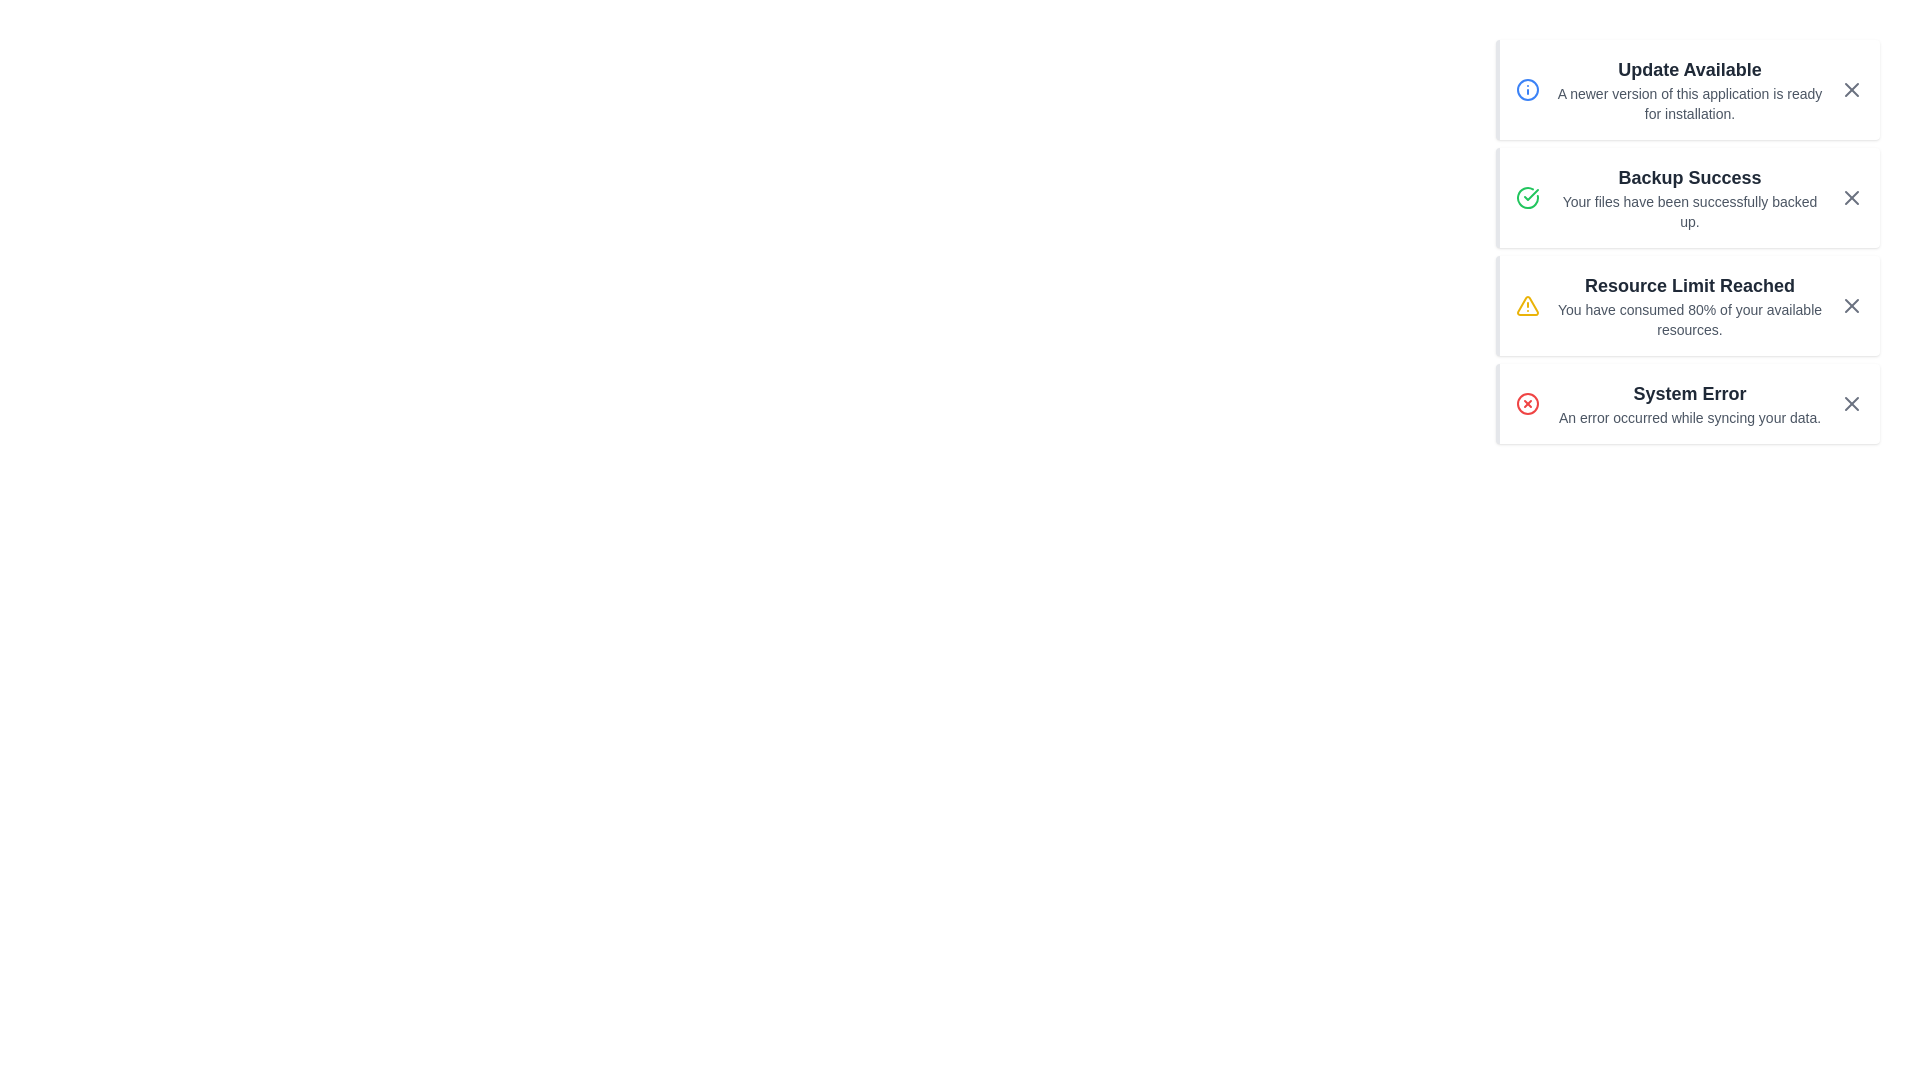 Image resolution: width=1920 pixels, height=1080 pixels. Describe the element at coordinates (1851, 305) in the screenshot. I see `the close button located at the far right end of the notification titled 'Resource Limit Reached'` at that location.